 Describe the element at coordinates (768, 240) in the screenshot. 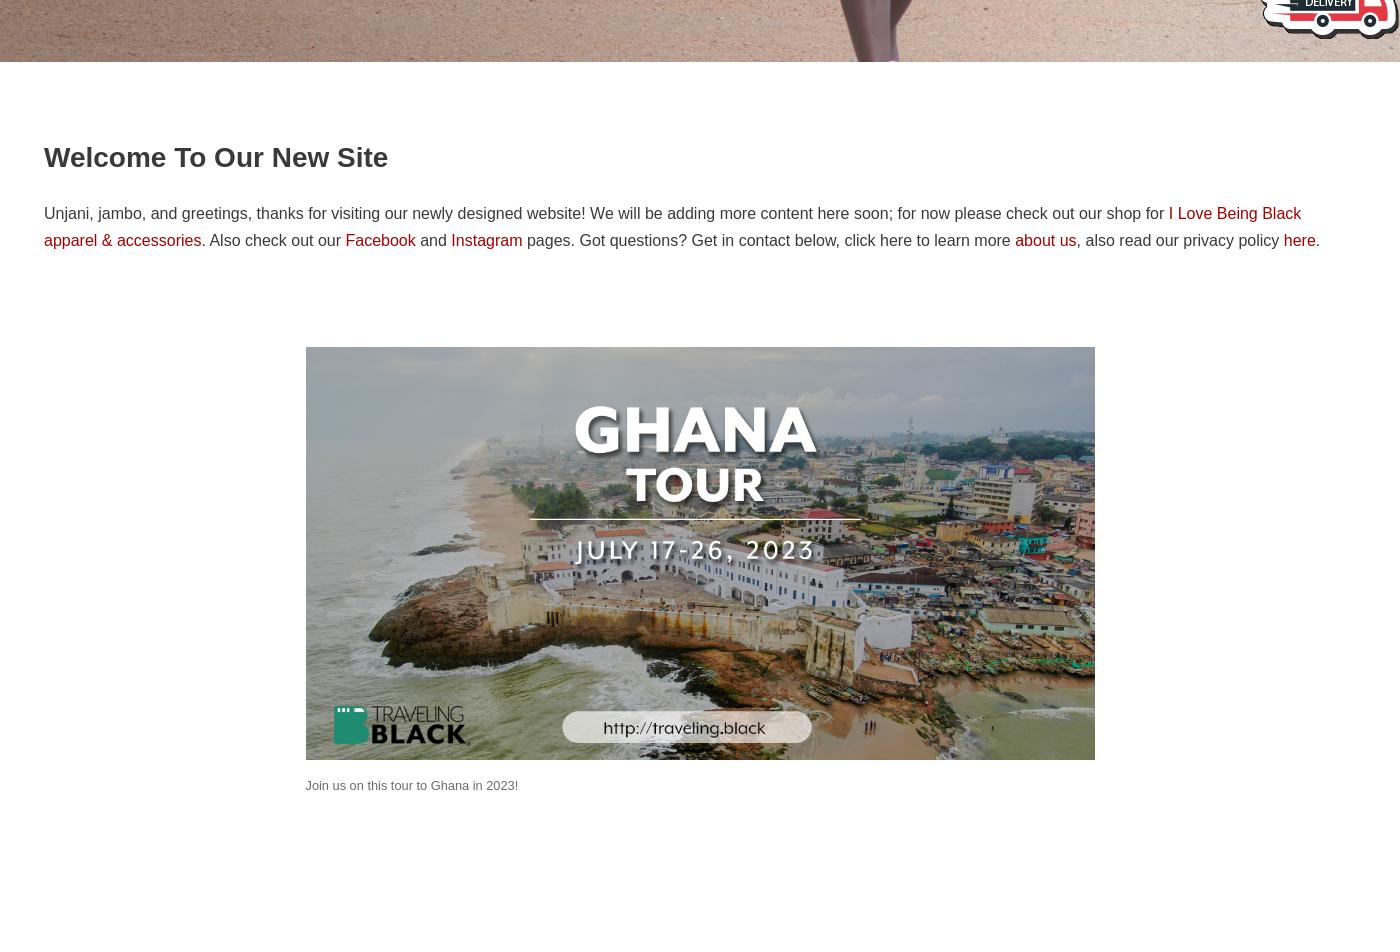

I see `'pages. Got questions? Get in contact below, click here to learn more'` at that location.